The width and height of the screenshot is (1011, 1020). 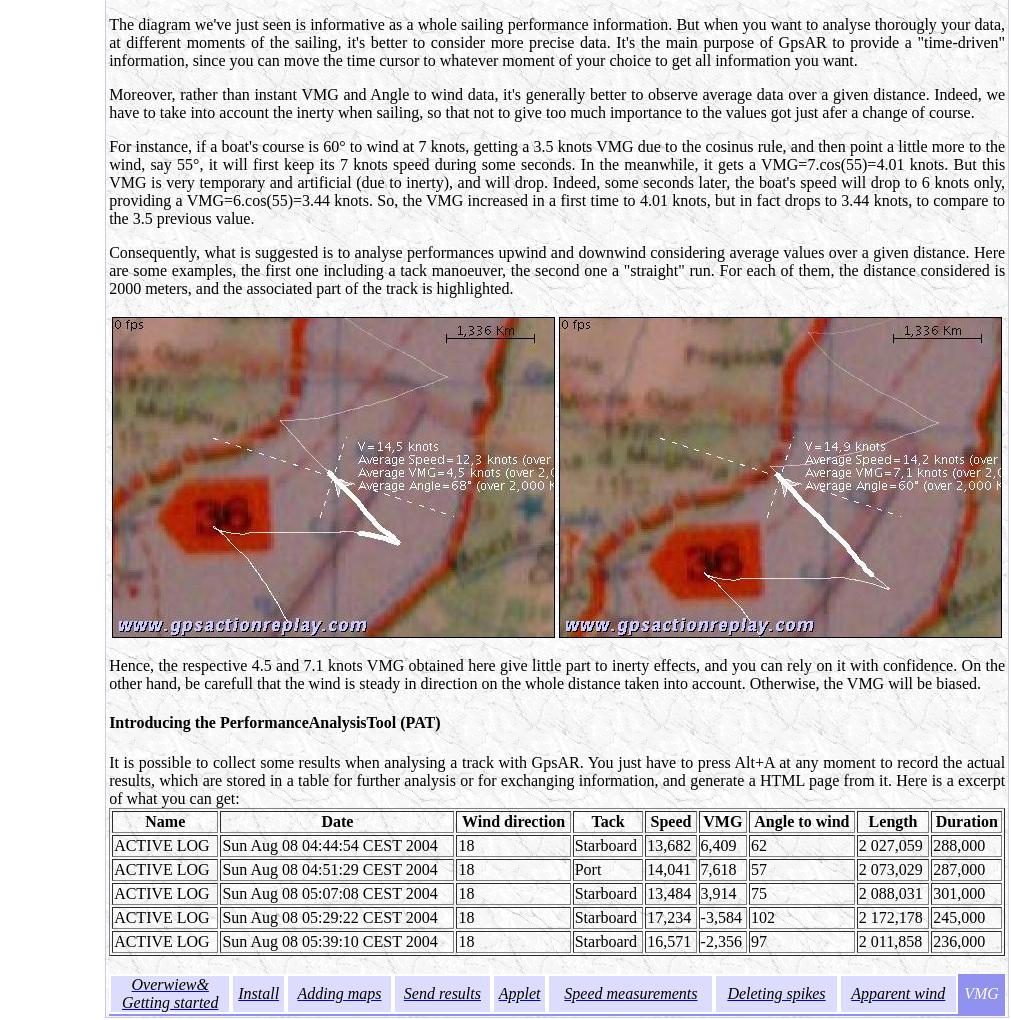 I want to click on '2 073,029', so click(x=858, y=867).